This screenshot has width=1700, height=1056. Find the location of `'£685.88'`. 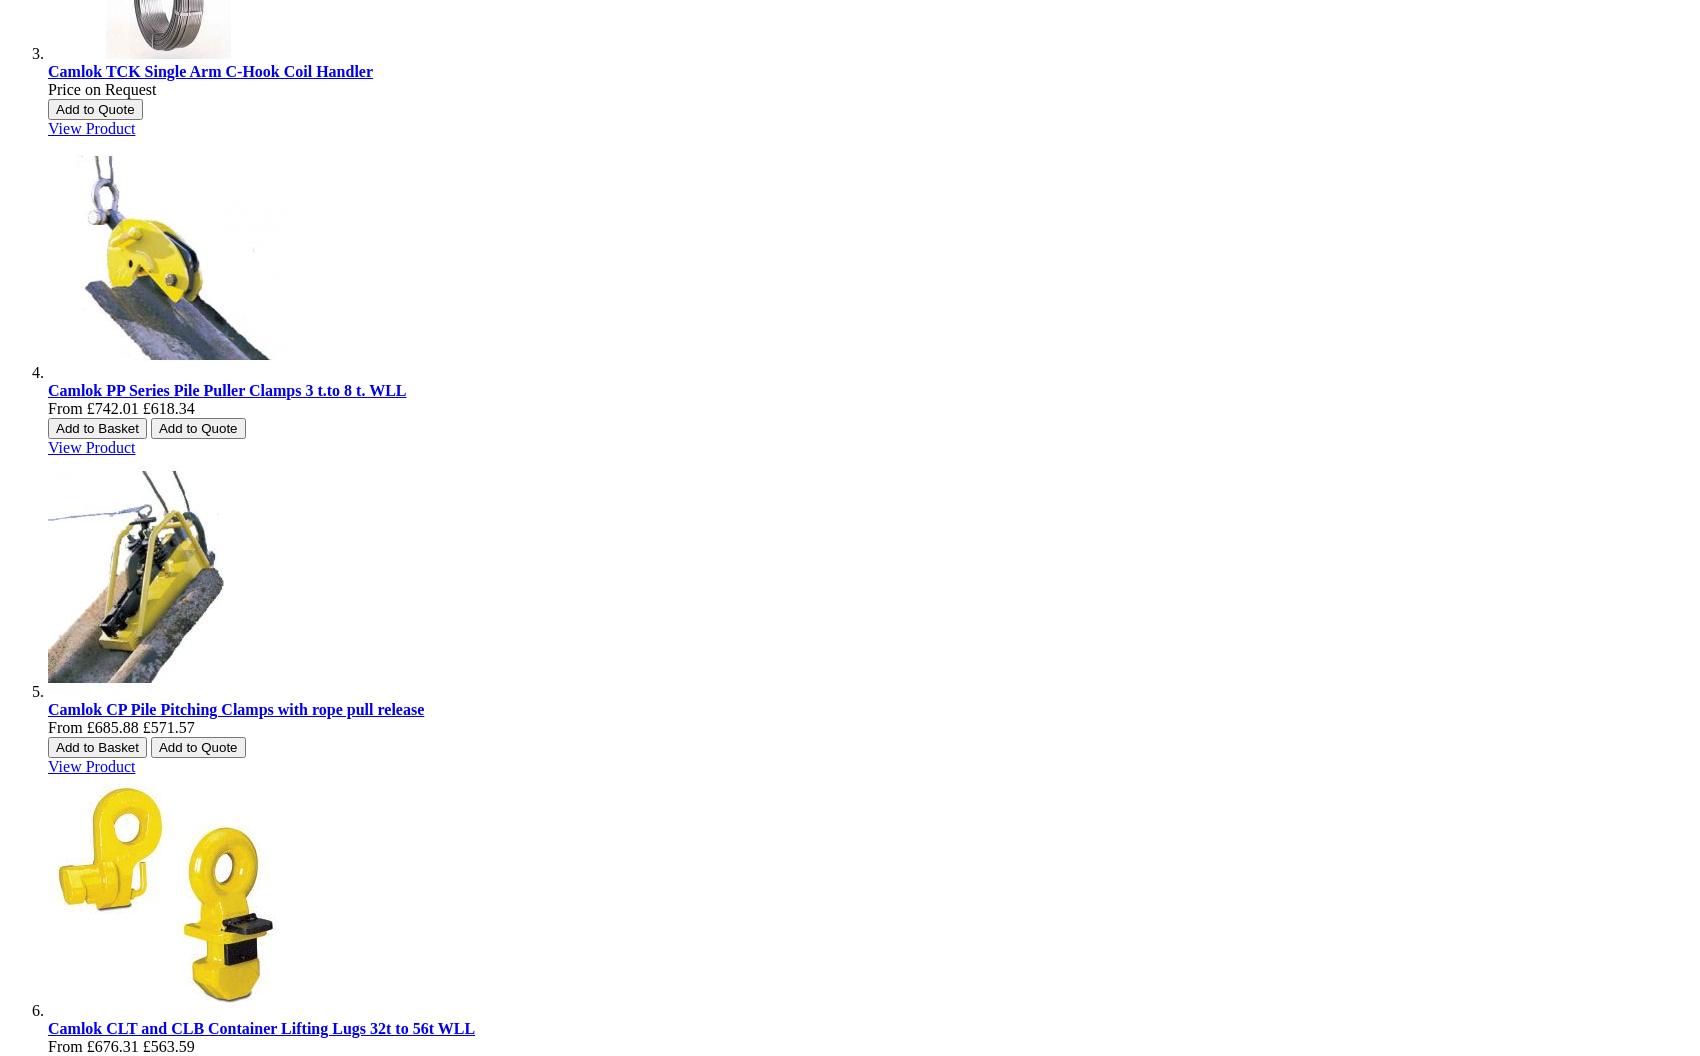

'£685.88' is located at coordinates (111, 726).